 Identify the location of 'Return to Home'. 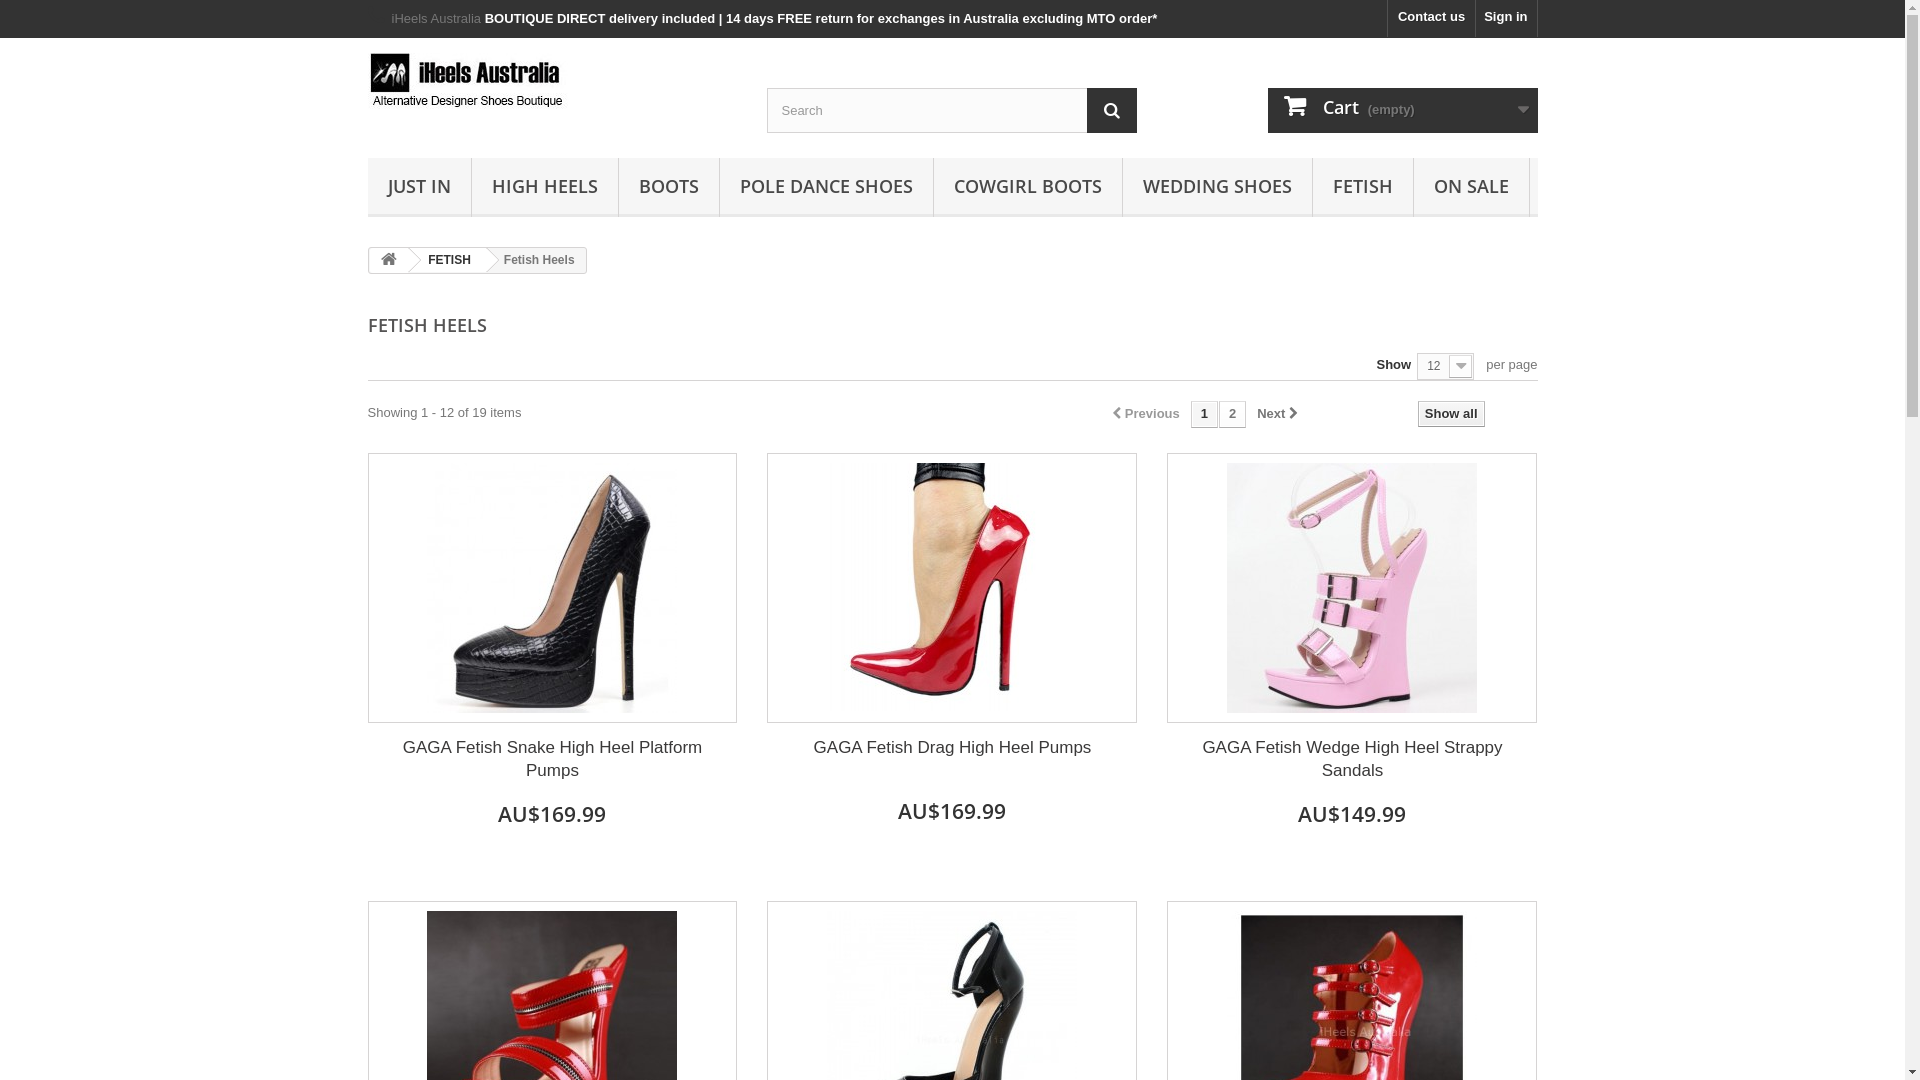
(388, 259).